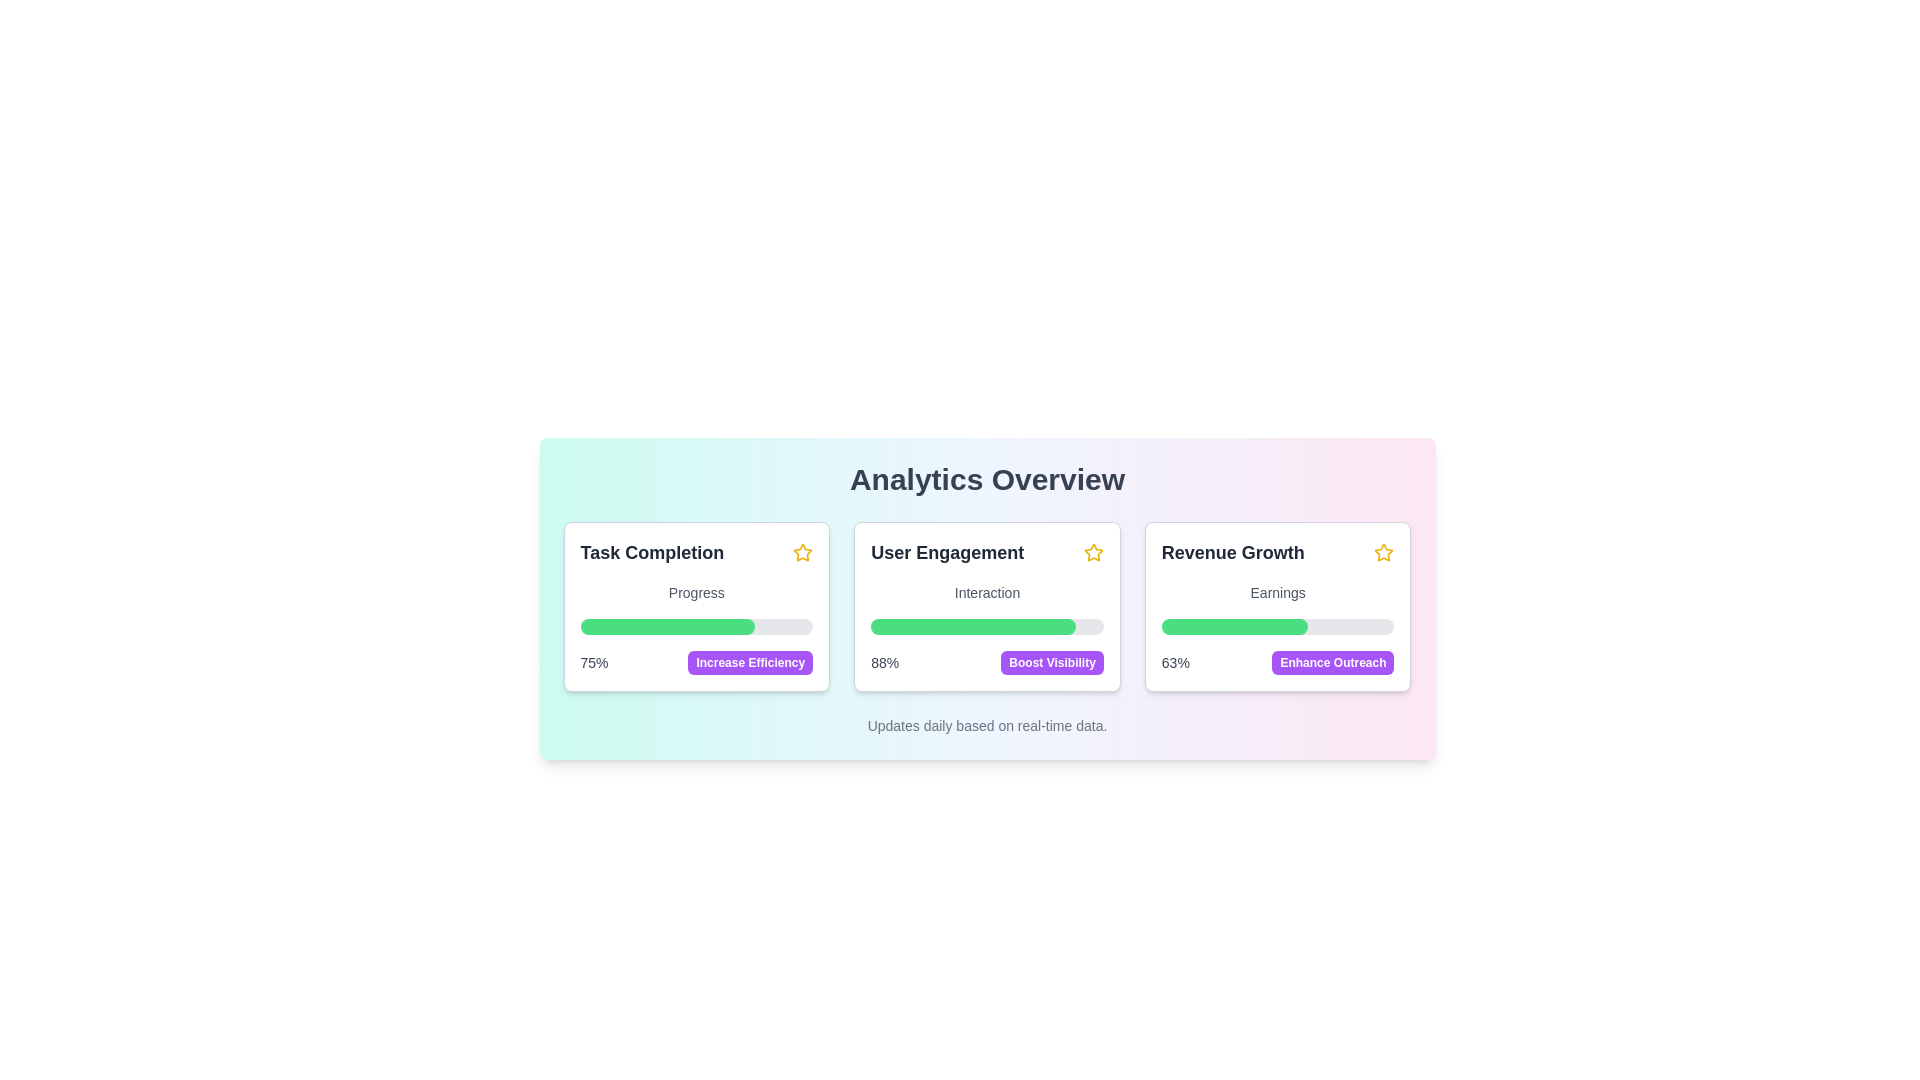 The image size is (1920, 1080). What do you see at coordinates (1383, 552) in the screenshot?
I see `the icon located at the top-right corner of the 'Revenue Growth' card, which is the rightmost card in a row of three cards` at bounding box center [1383, 552].